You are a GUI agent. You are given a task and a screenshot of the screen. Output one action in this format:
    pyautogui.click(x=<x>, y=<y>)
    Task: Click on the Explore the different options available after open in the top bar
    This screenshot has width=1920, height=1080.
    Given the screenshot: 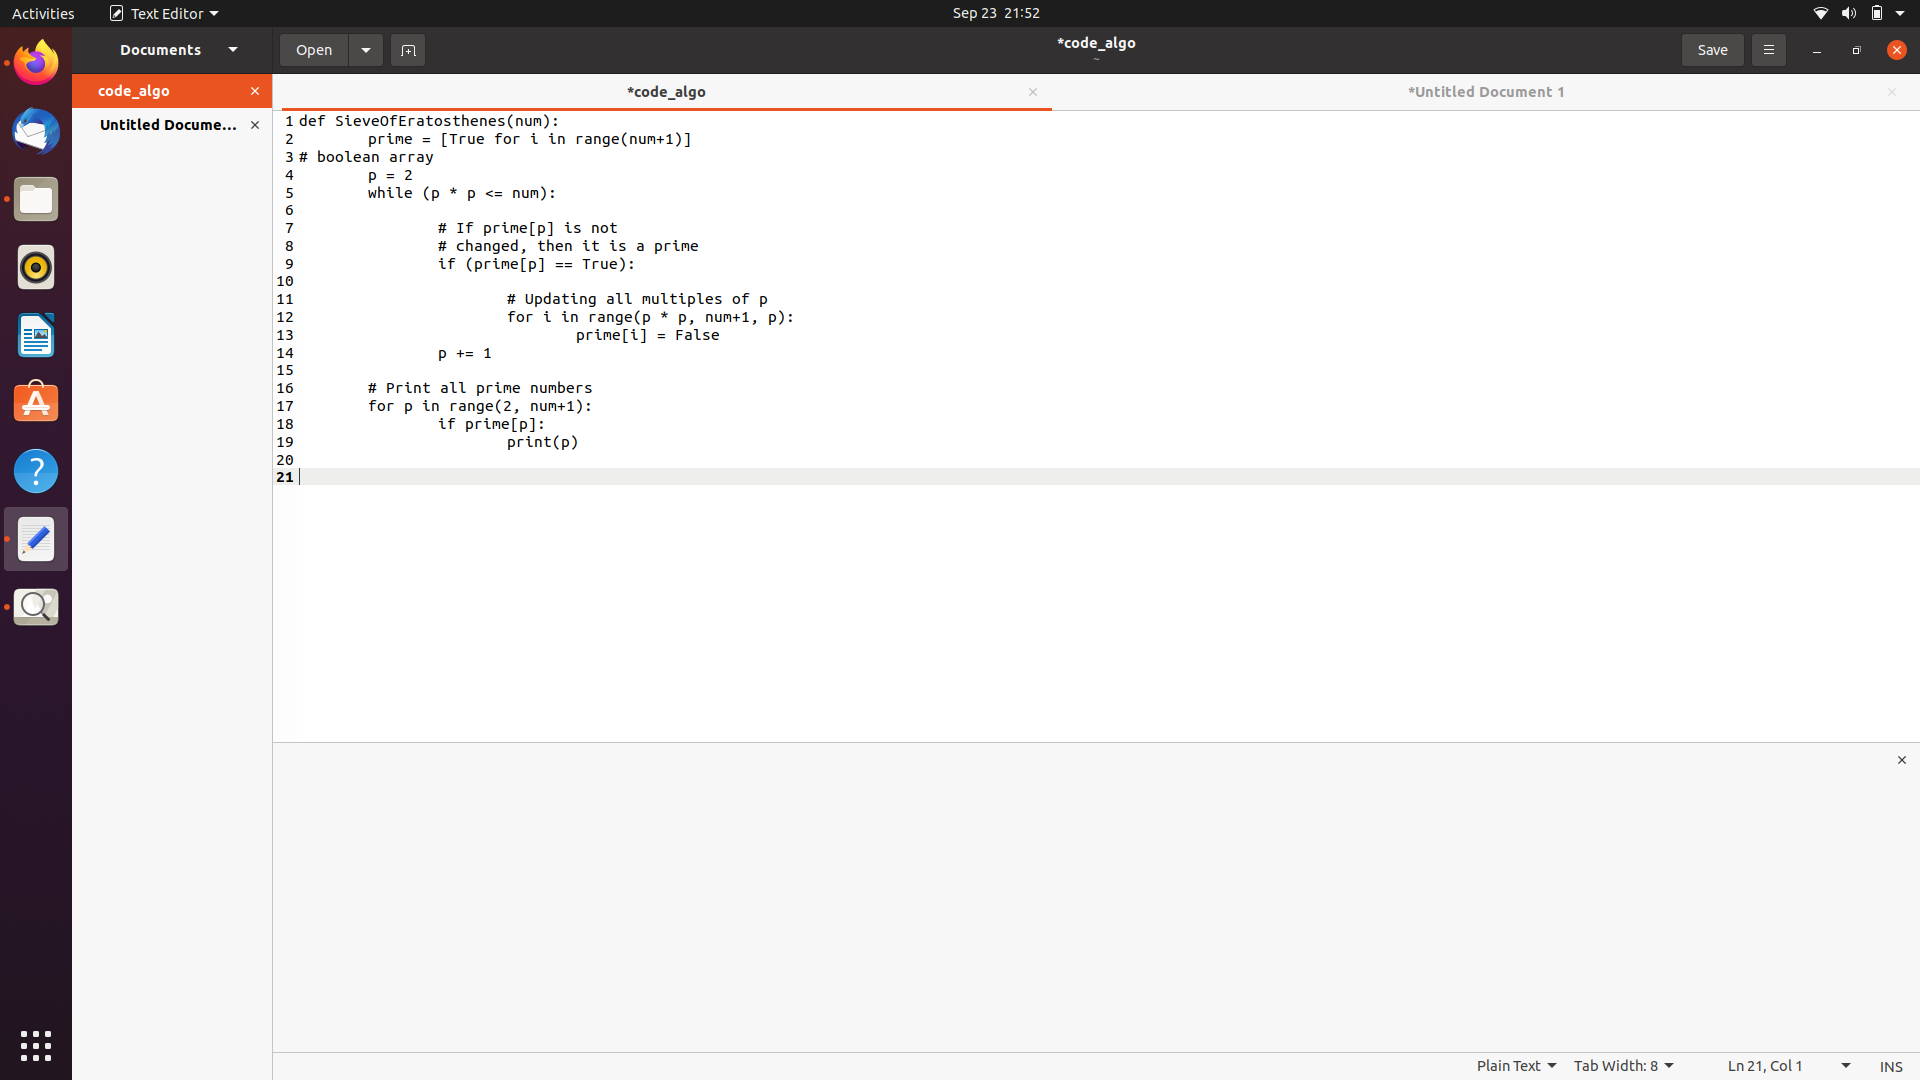 What is the action you would take?
    pyautogui.click(x=366, y=48)
    